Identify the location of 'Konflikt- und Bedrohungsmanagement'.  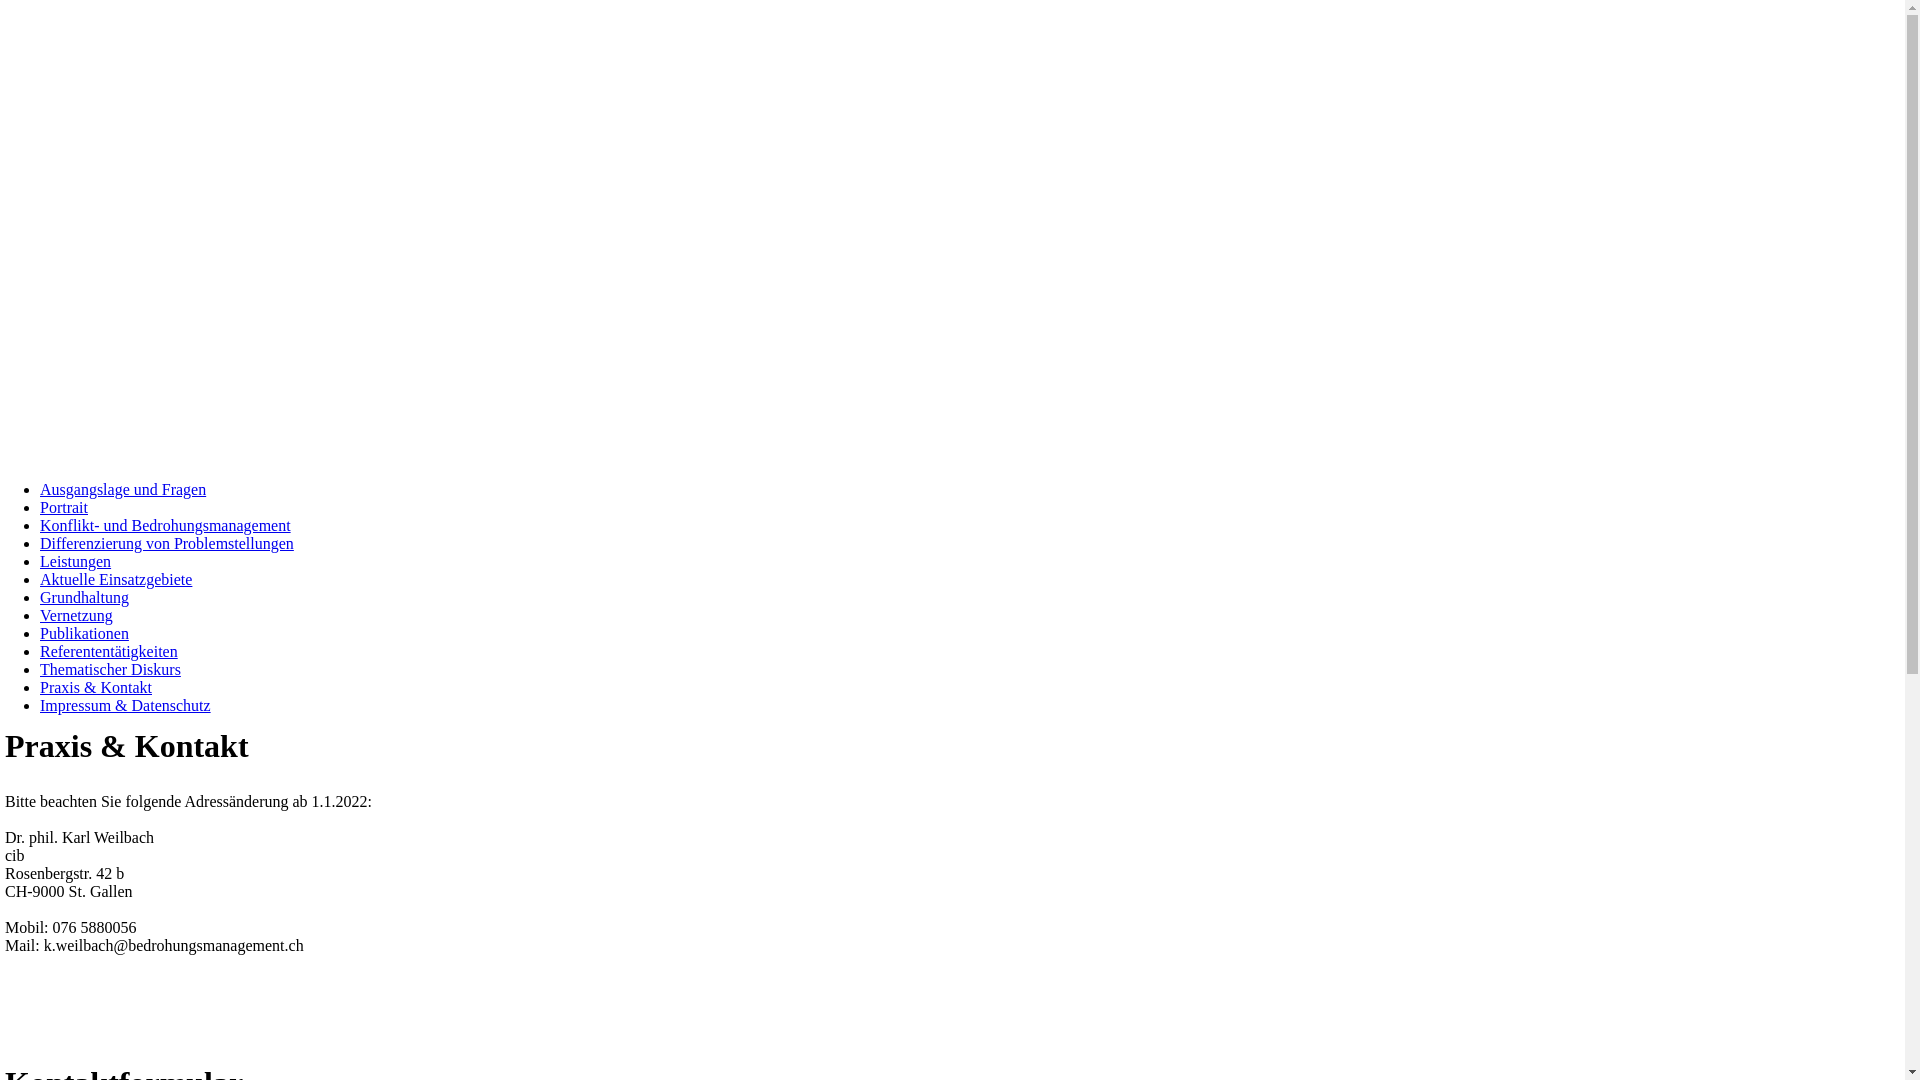
(165, 524).